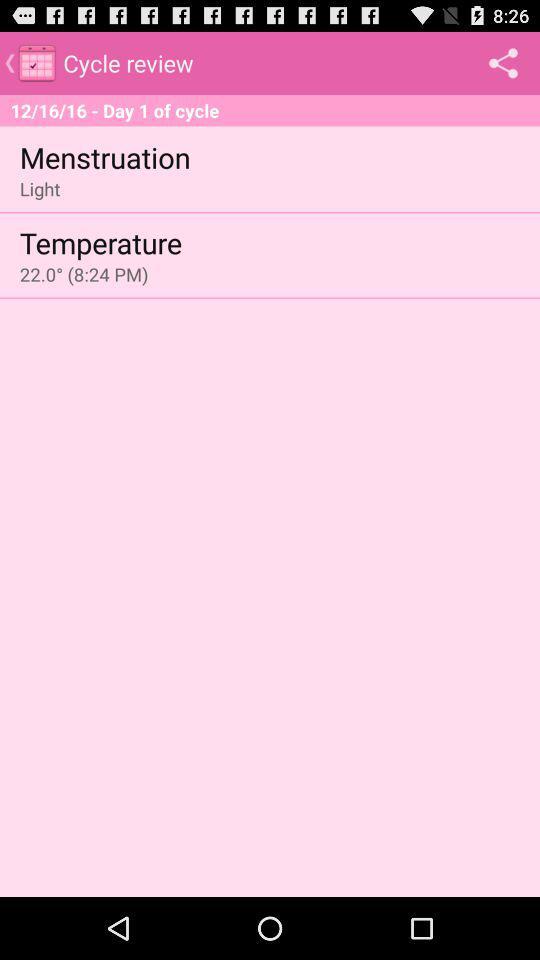 This screenshot has width=540, height=960. I want to click on light, so click(40, 188).